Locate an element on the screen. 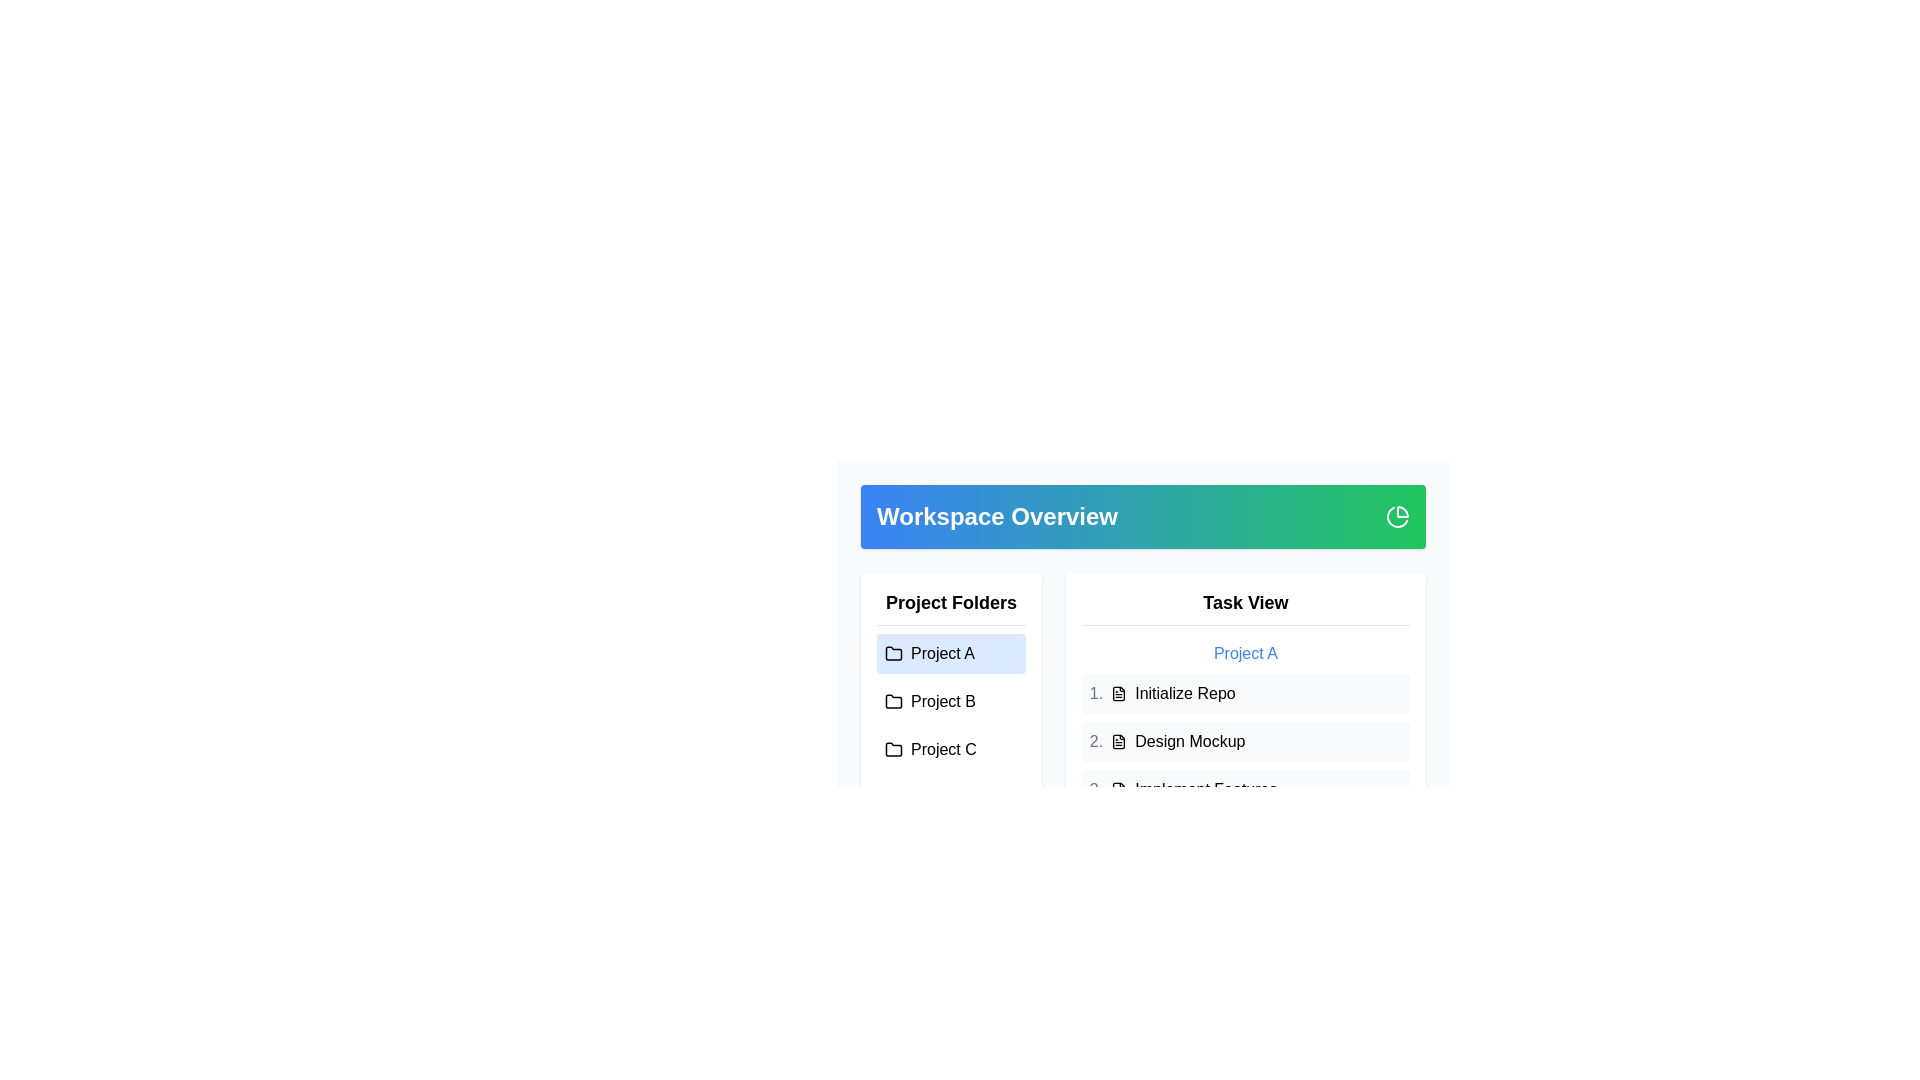  the selectable folder labeled 'Project B' is located at coordinates (950, 701).